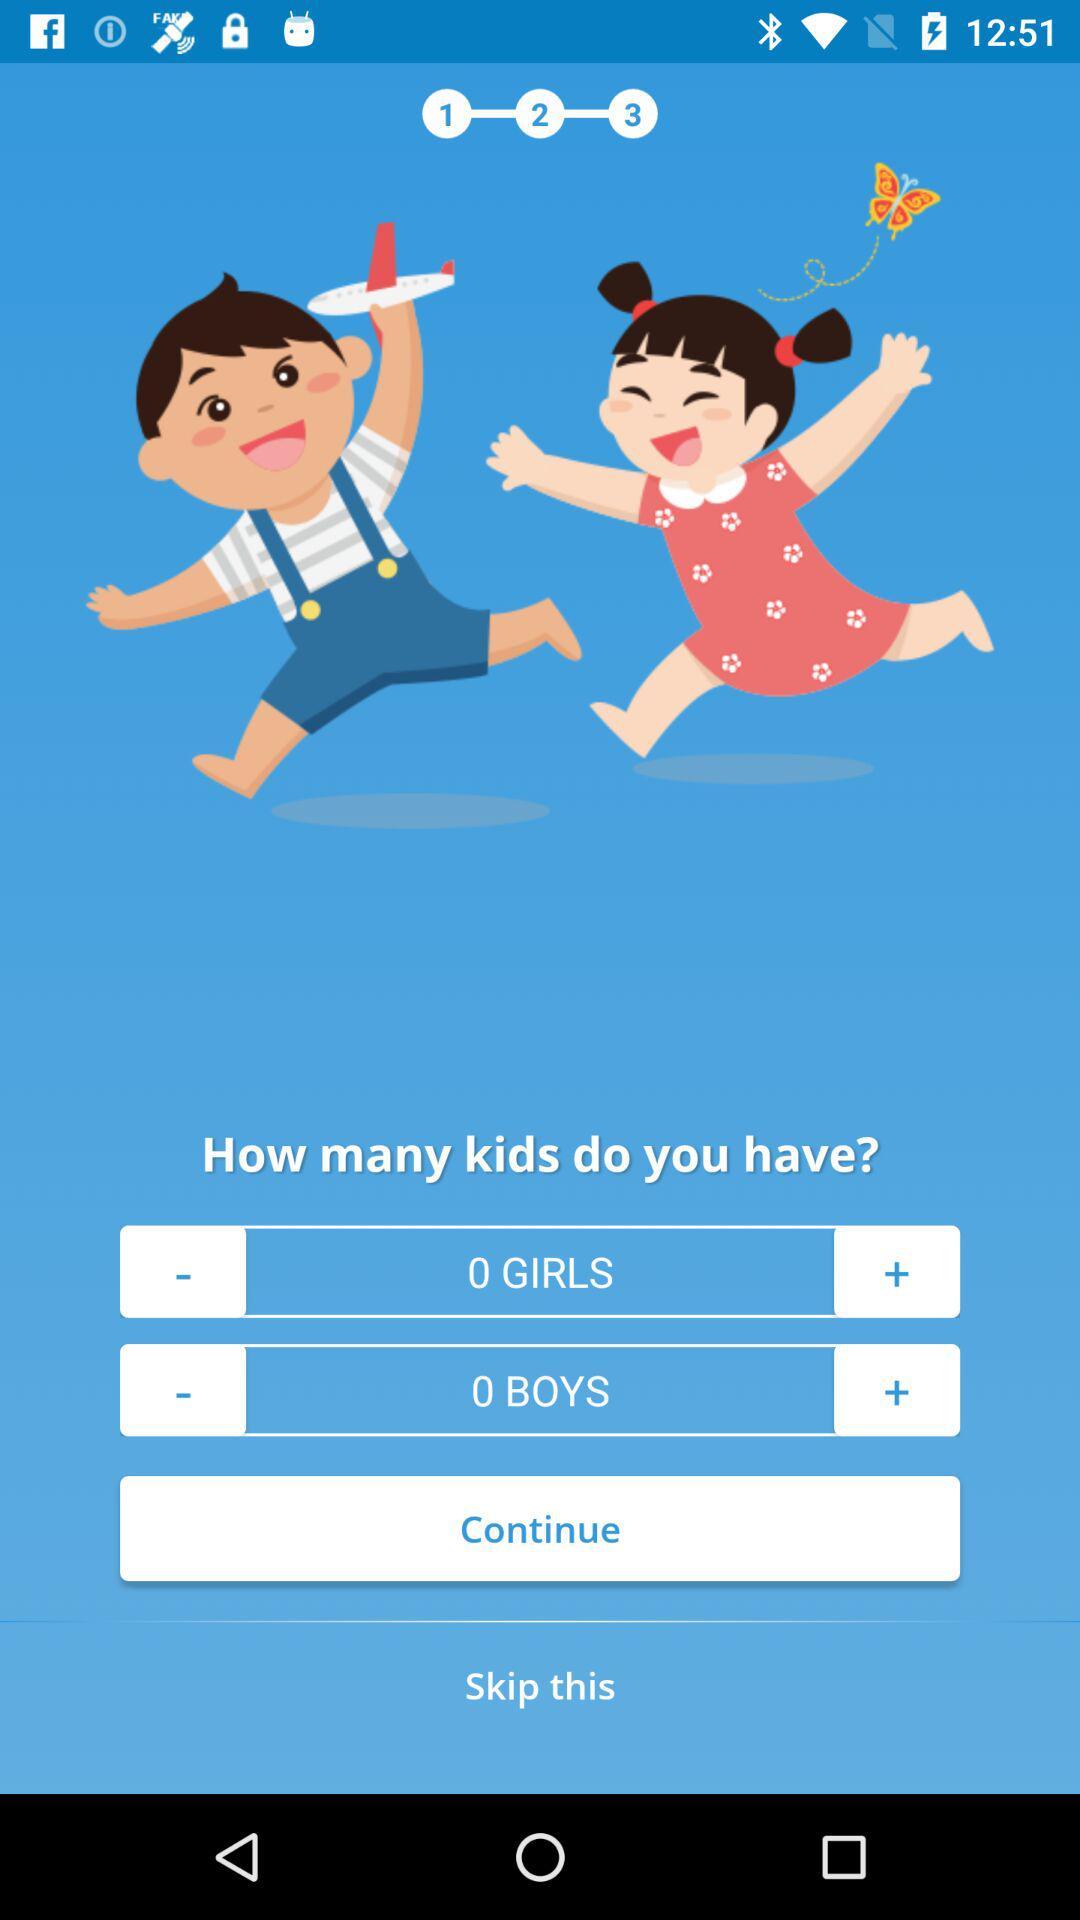 Image resolution: width=1080 pixels, height=1920 pixels. Describe the element at coordinates (540, 1527) in the screenshot. I see `the continue icon` at that location.